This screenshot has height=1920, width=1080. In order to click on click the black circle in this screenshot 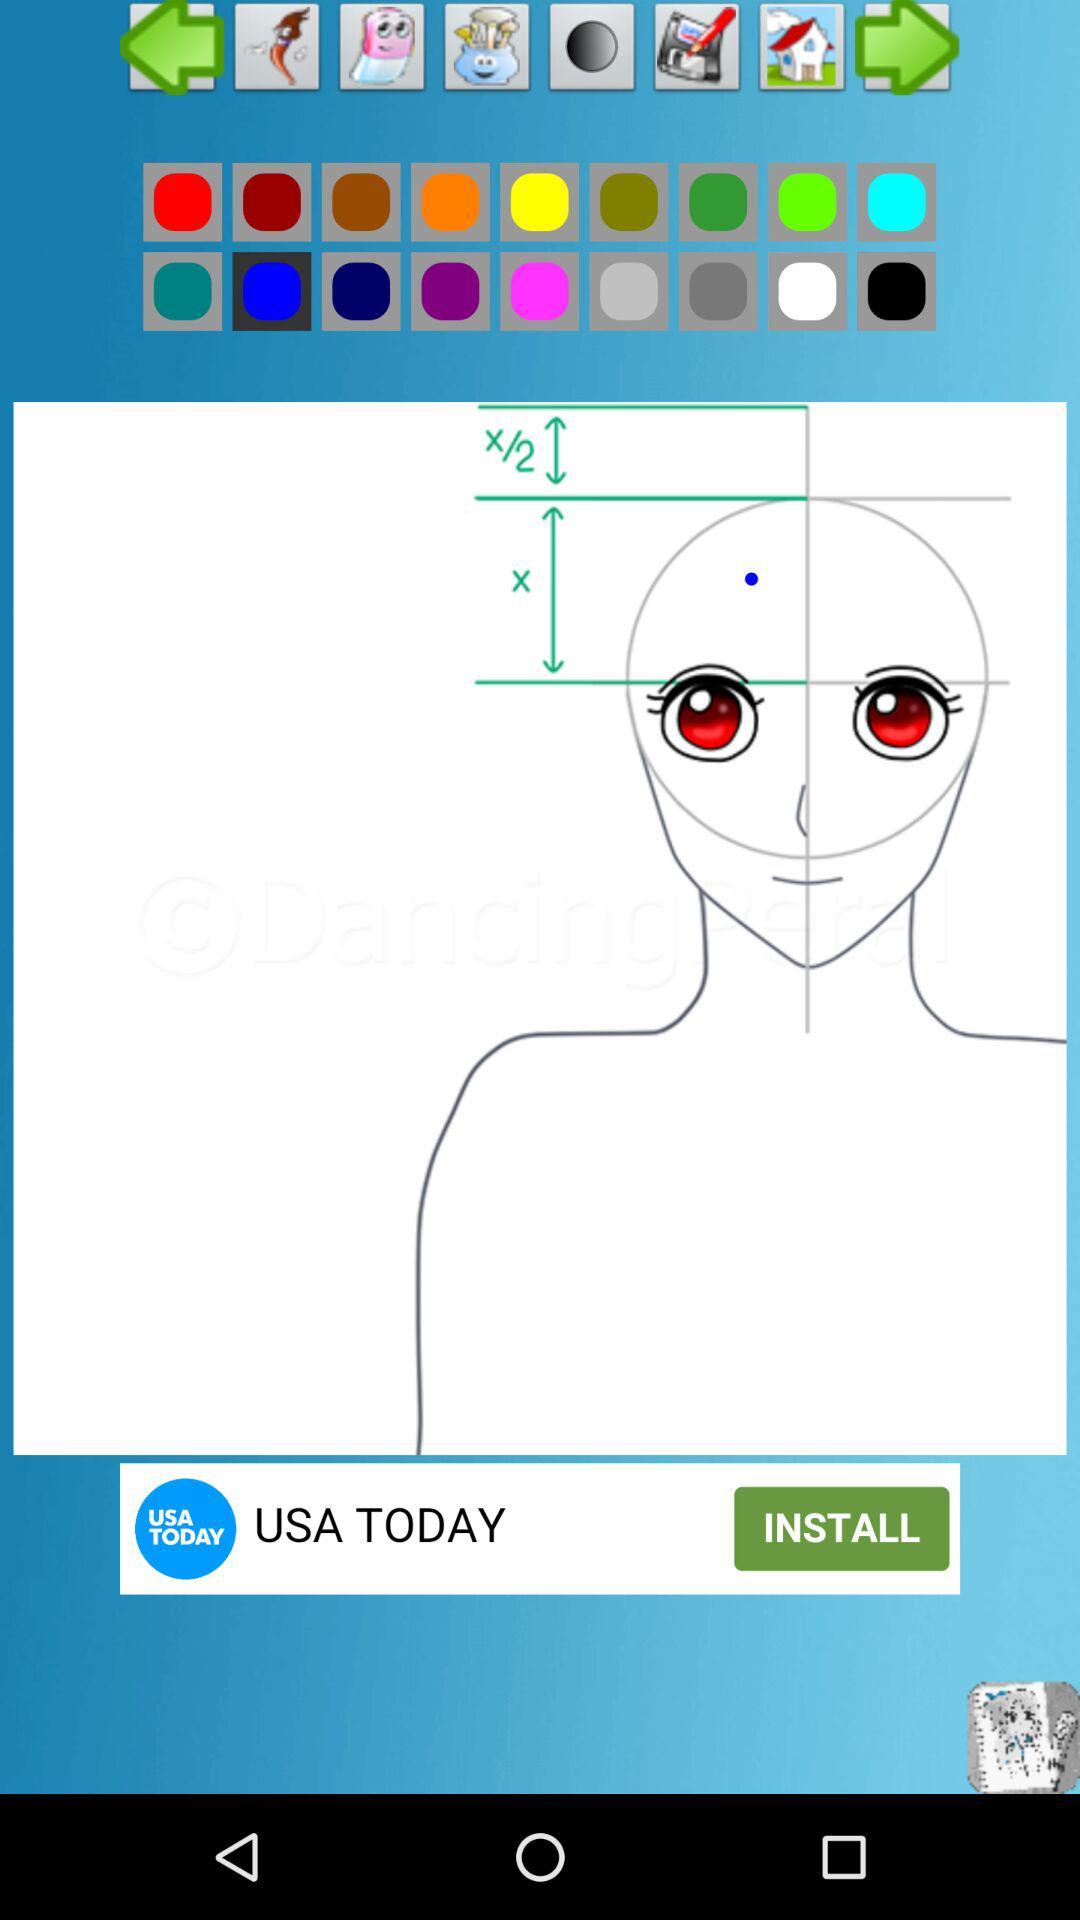, I will do `click(591, 52)`.